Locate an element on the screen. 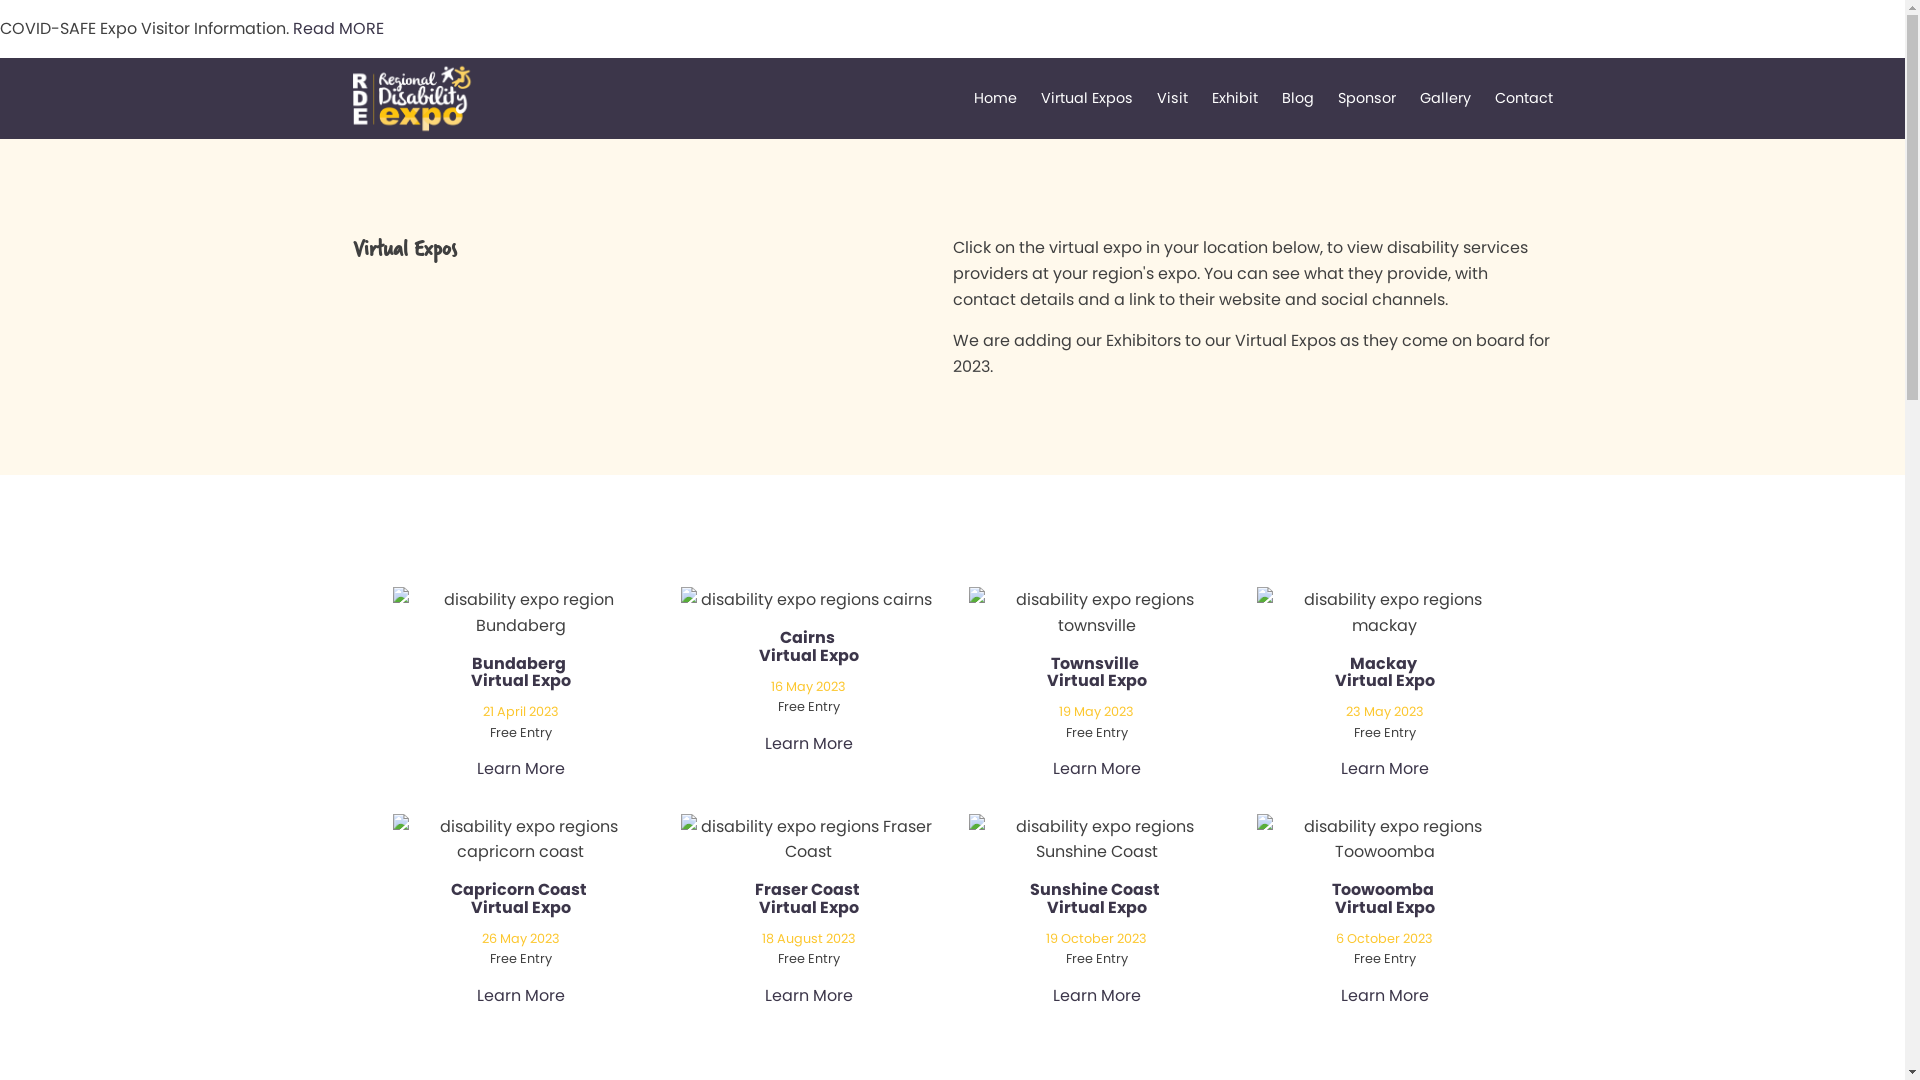 The height and width of the screenshot is (1080, 1920). 'Sponsor' is located at coordinates (1366, 98).